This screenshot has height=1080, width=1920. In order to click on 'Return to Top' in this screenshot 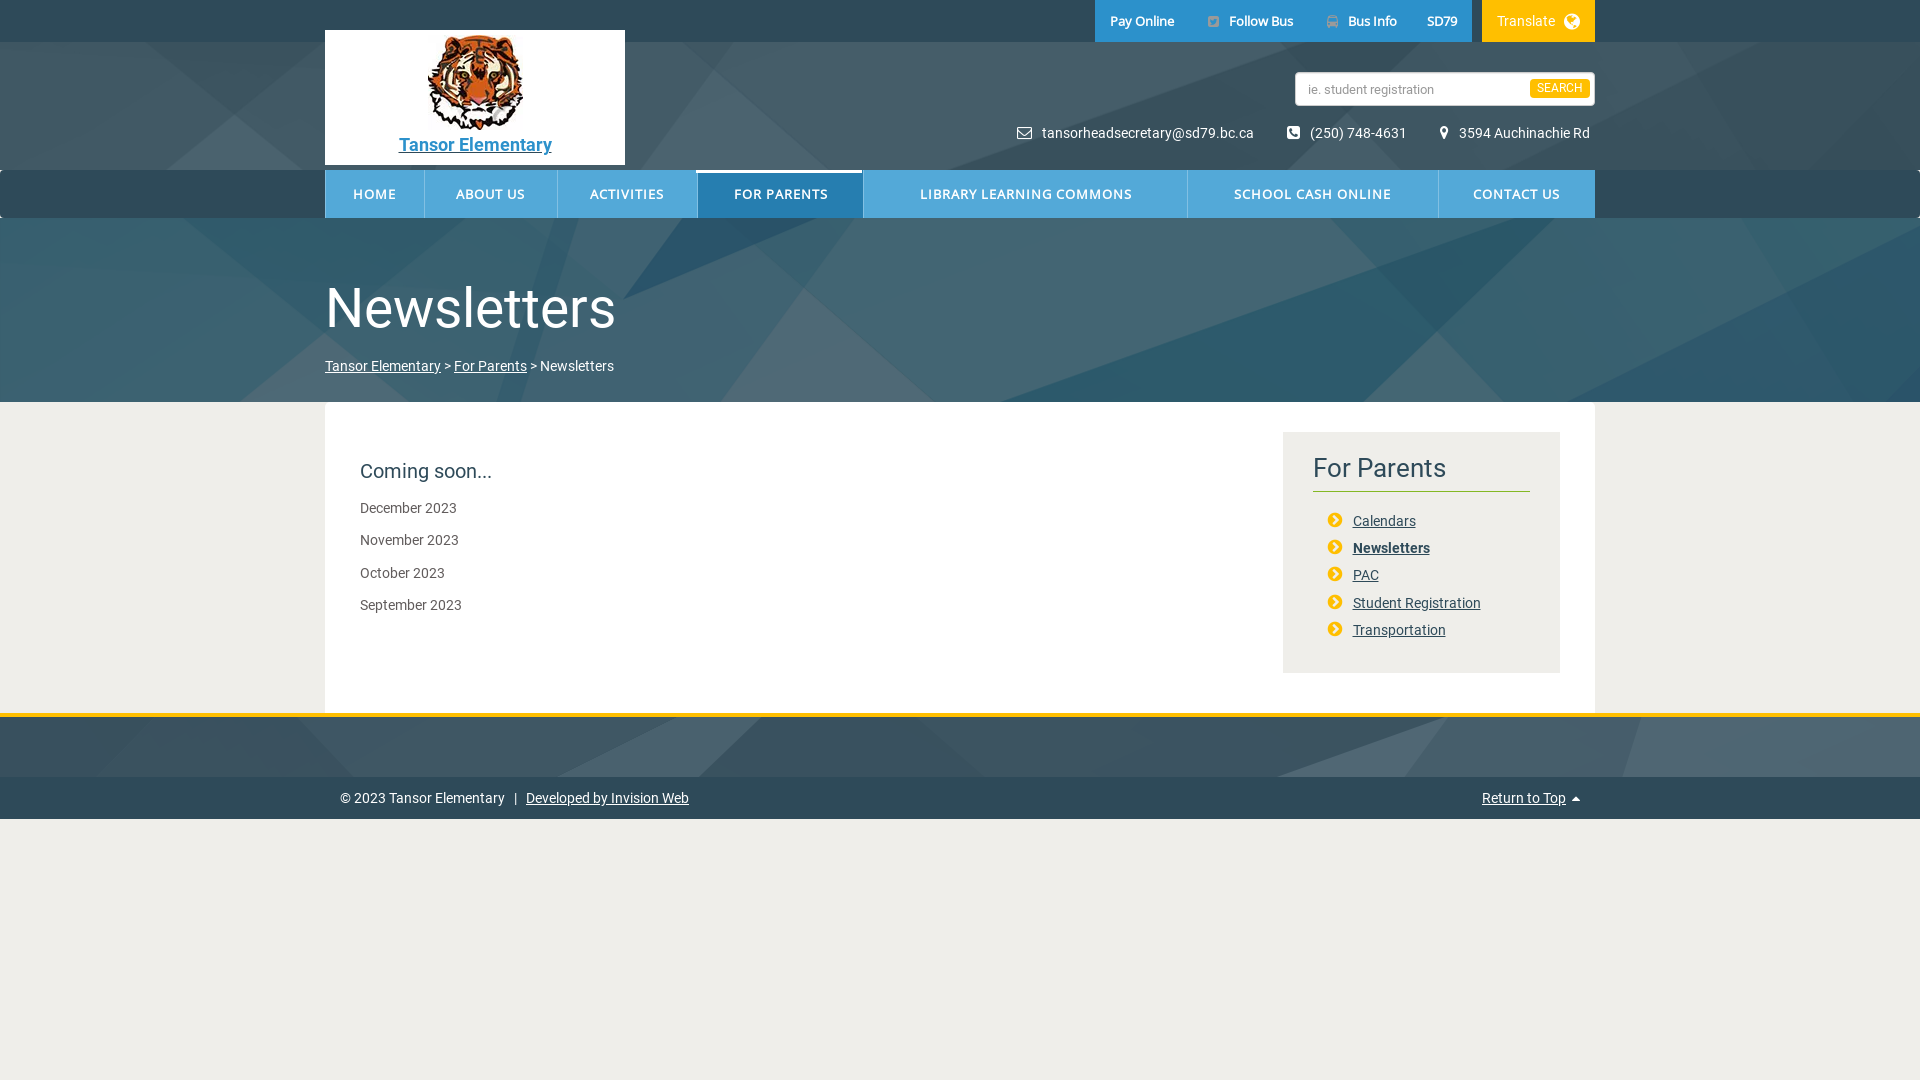, I will do `click(1522, 797)`.